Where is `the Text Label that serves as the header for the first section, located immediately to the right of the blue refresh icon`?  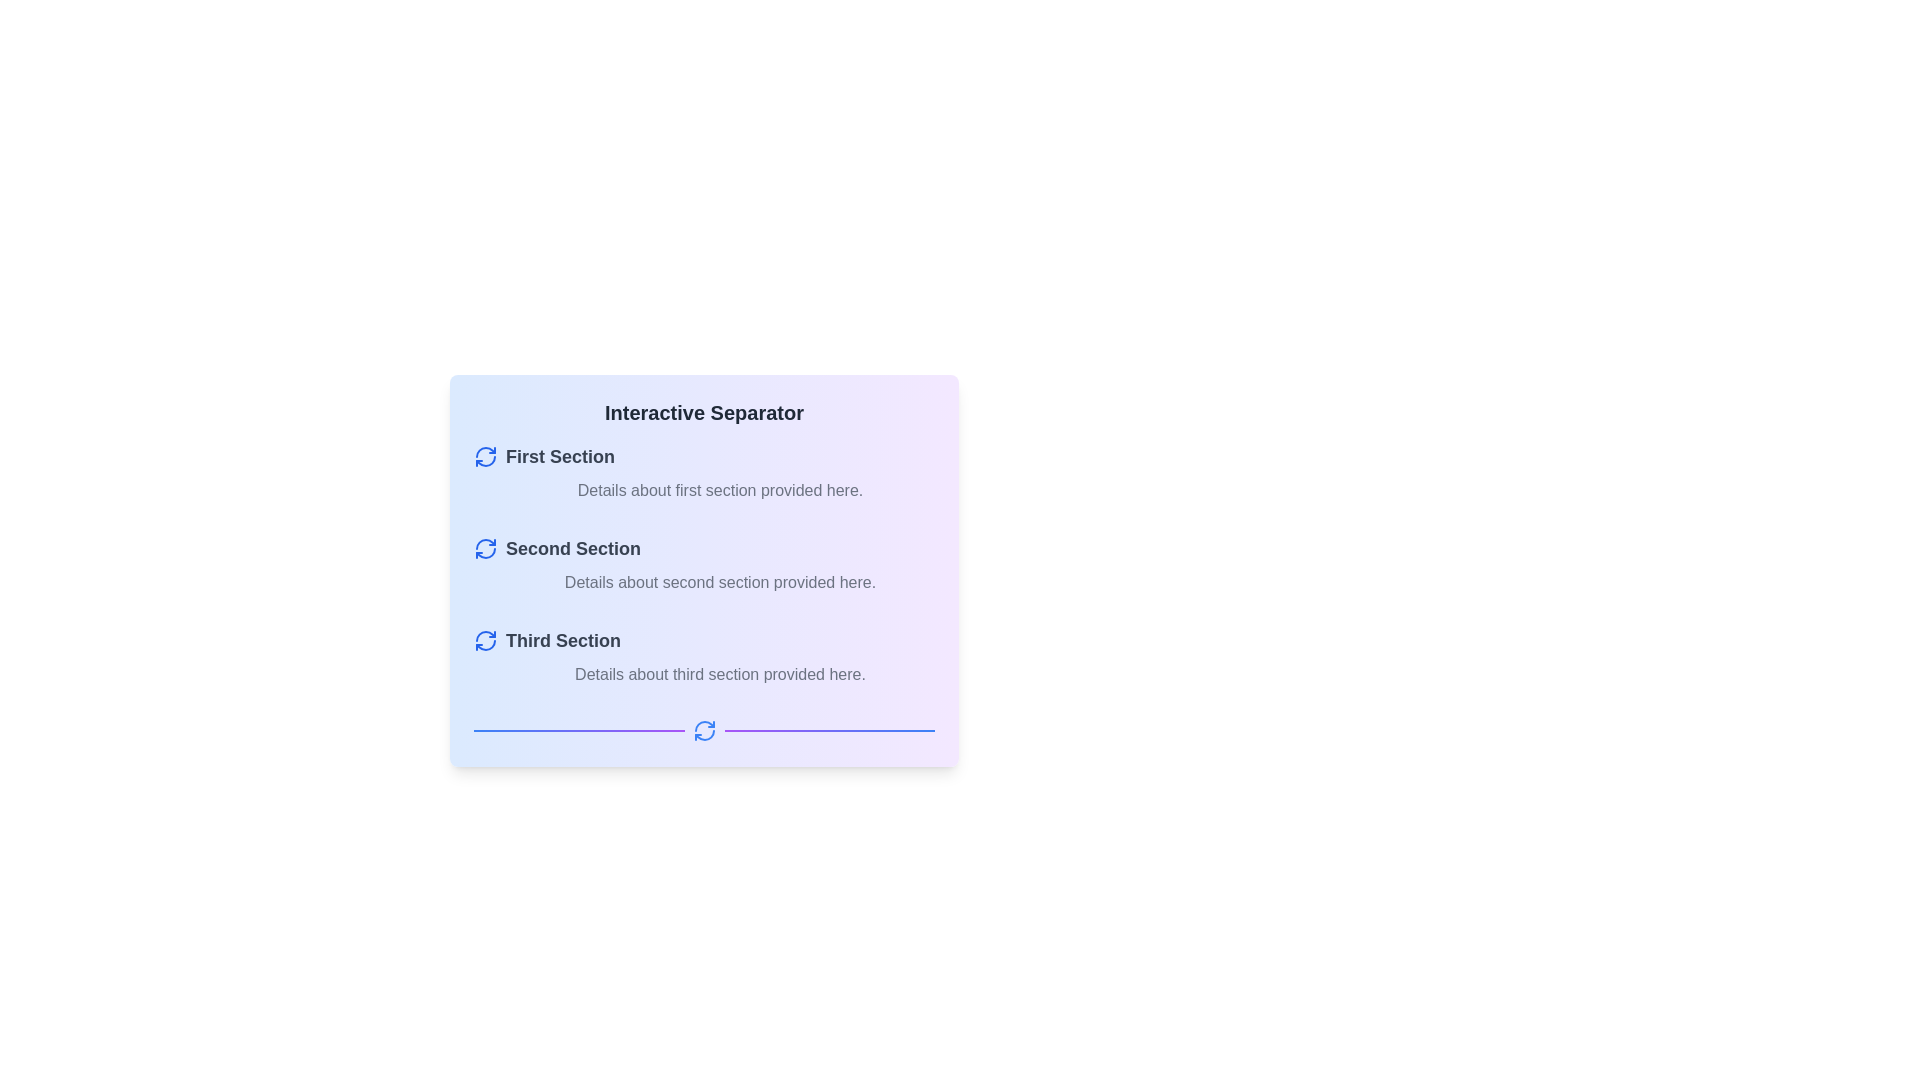
the Text Label that serves as the header for the first section, located immediately to the right of the blue refresh icon is located at coordinates (560, 456).